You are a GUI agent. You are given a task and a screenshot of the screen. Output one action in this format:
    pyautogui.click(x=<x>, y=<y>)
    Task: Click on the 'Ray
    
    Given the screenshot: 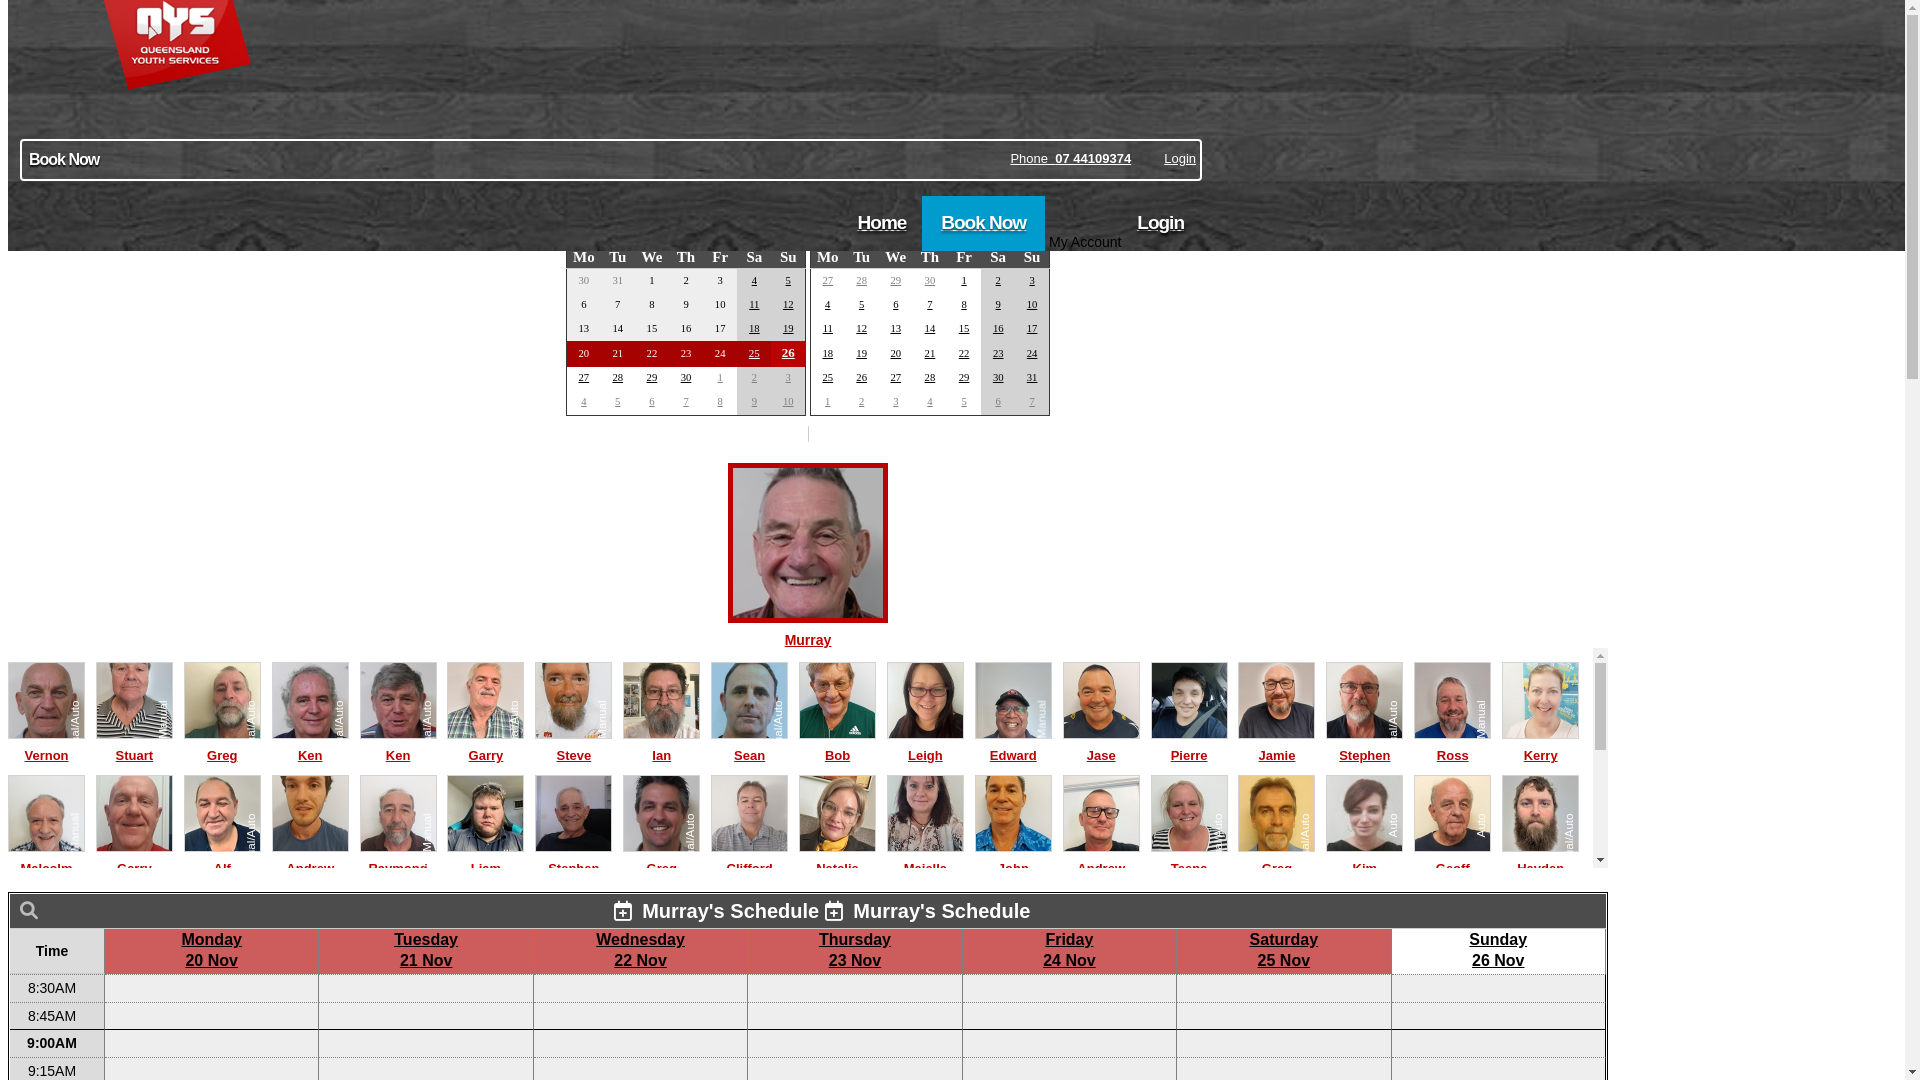 What is the action you would take?
    pyautogui.click(x=222, y=970)
    